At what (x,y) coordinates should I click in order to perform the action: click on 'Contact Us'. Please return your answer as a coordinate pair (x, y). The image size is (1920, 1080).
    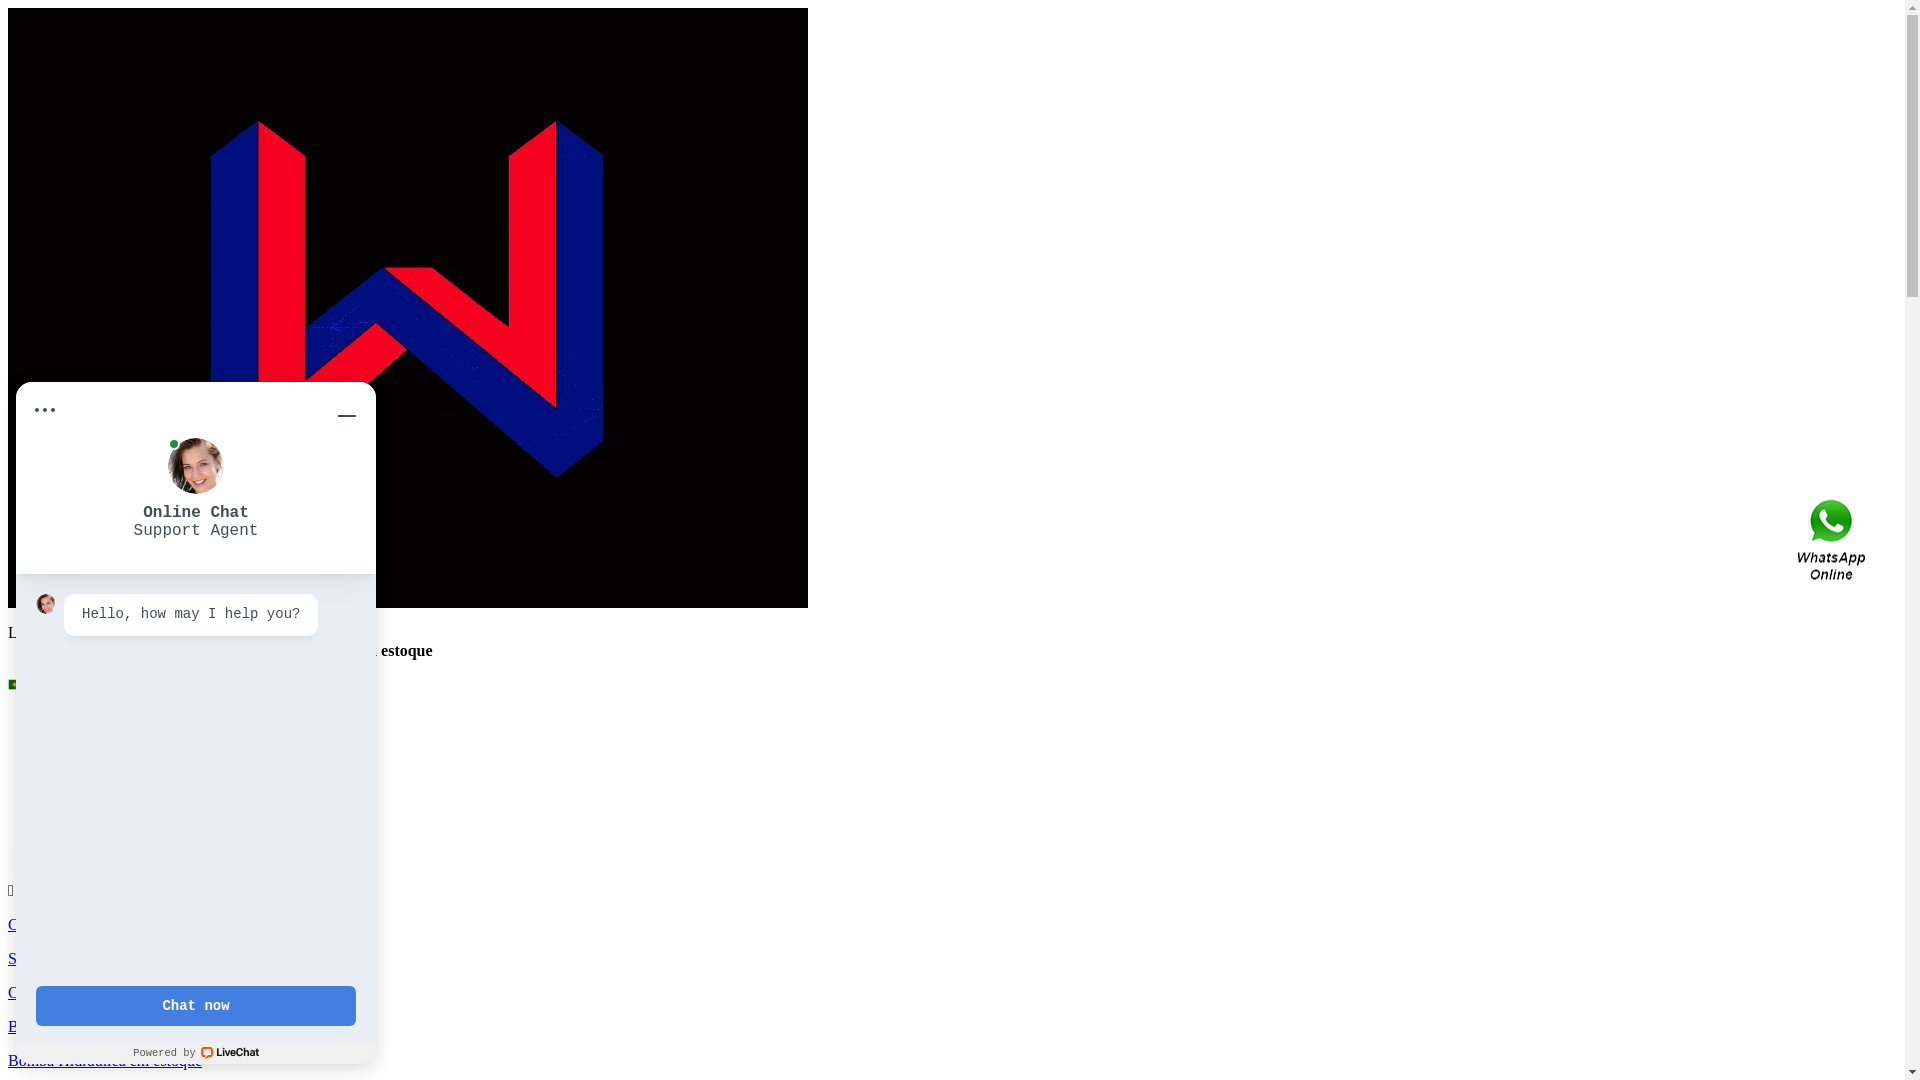
    Looking at the image, I should click on (1833, 540).